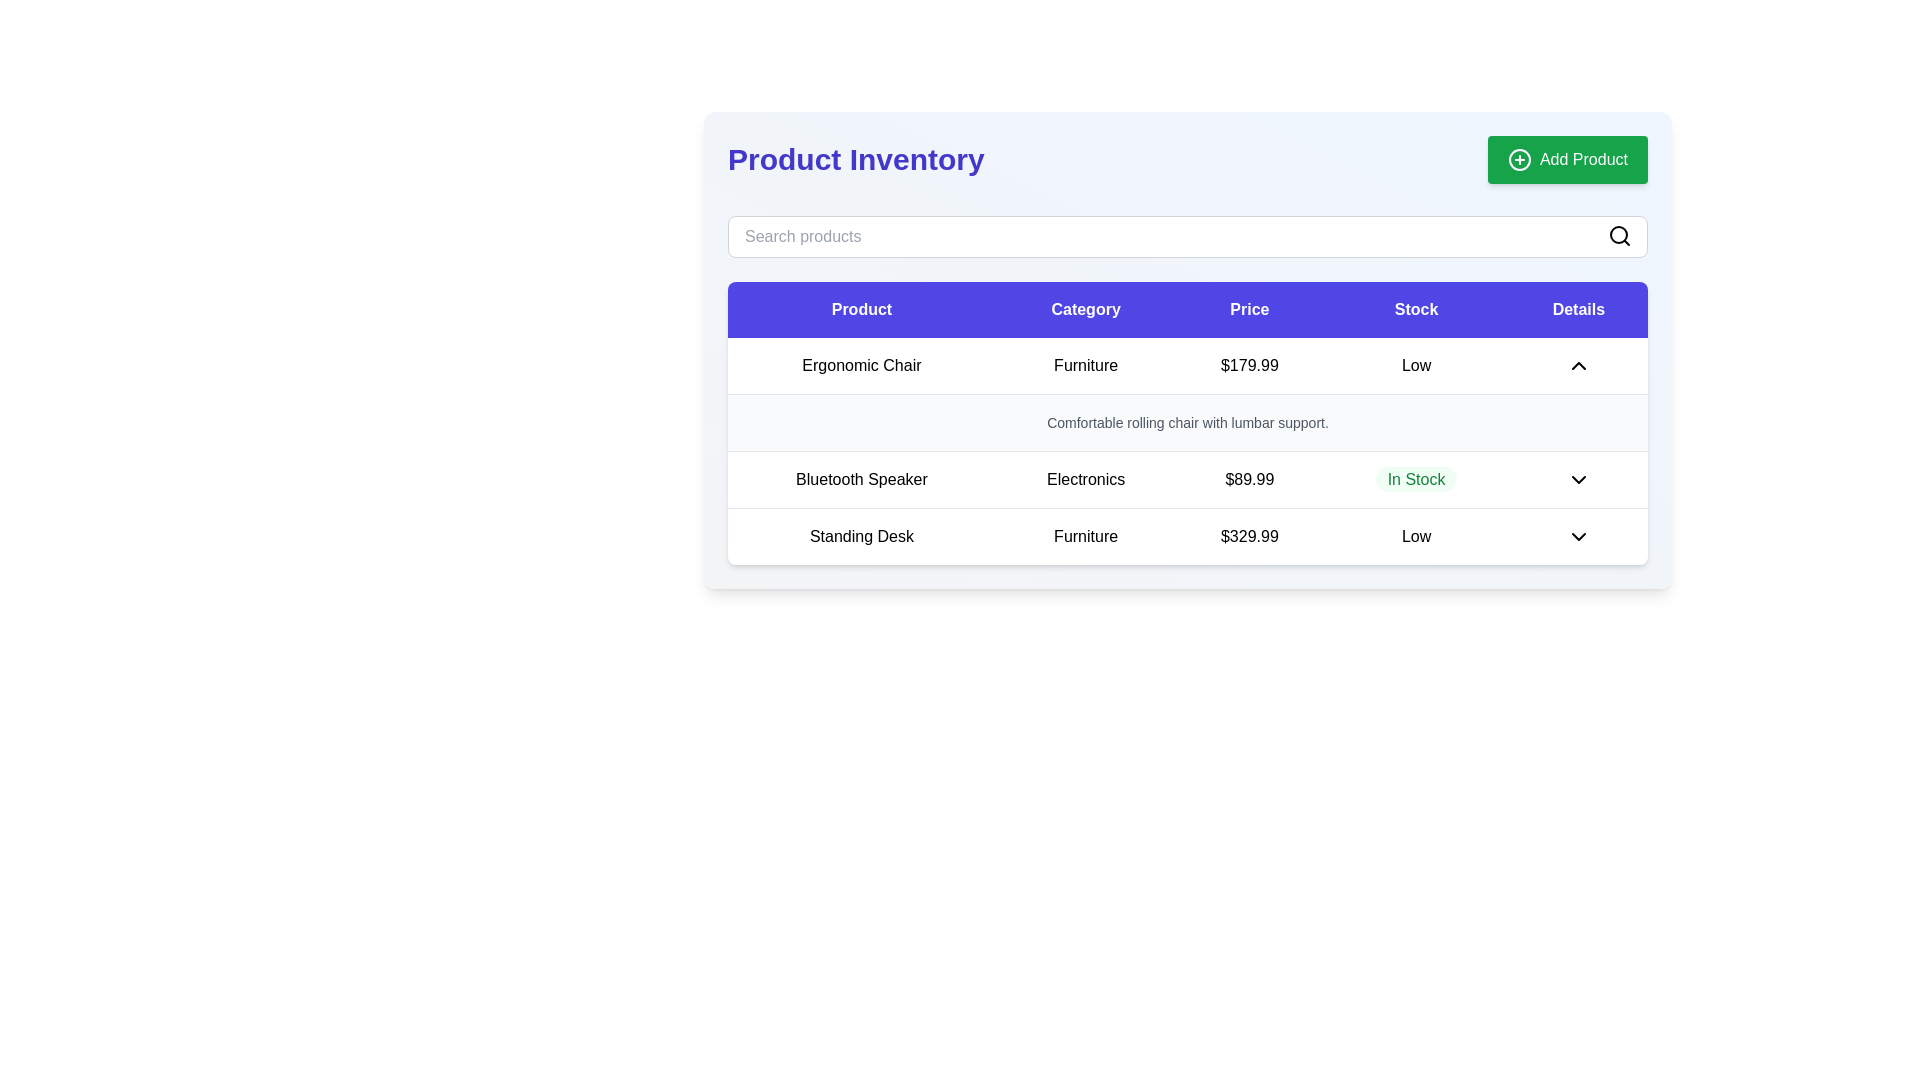  What do you see at coordinates (1085, 479) in the screenshot?
I see `the 'Electronics' label, which is a textual label displaying the word 'Electronics' in black text on a white background, positioned between 'Bluetooth Speaker' and '$89.99'` at bounding box center [1085, 479].